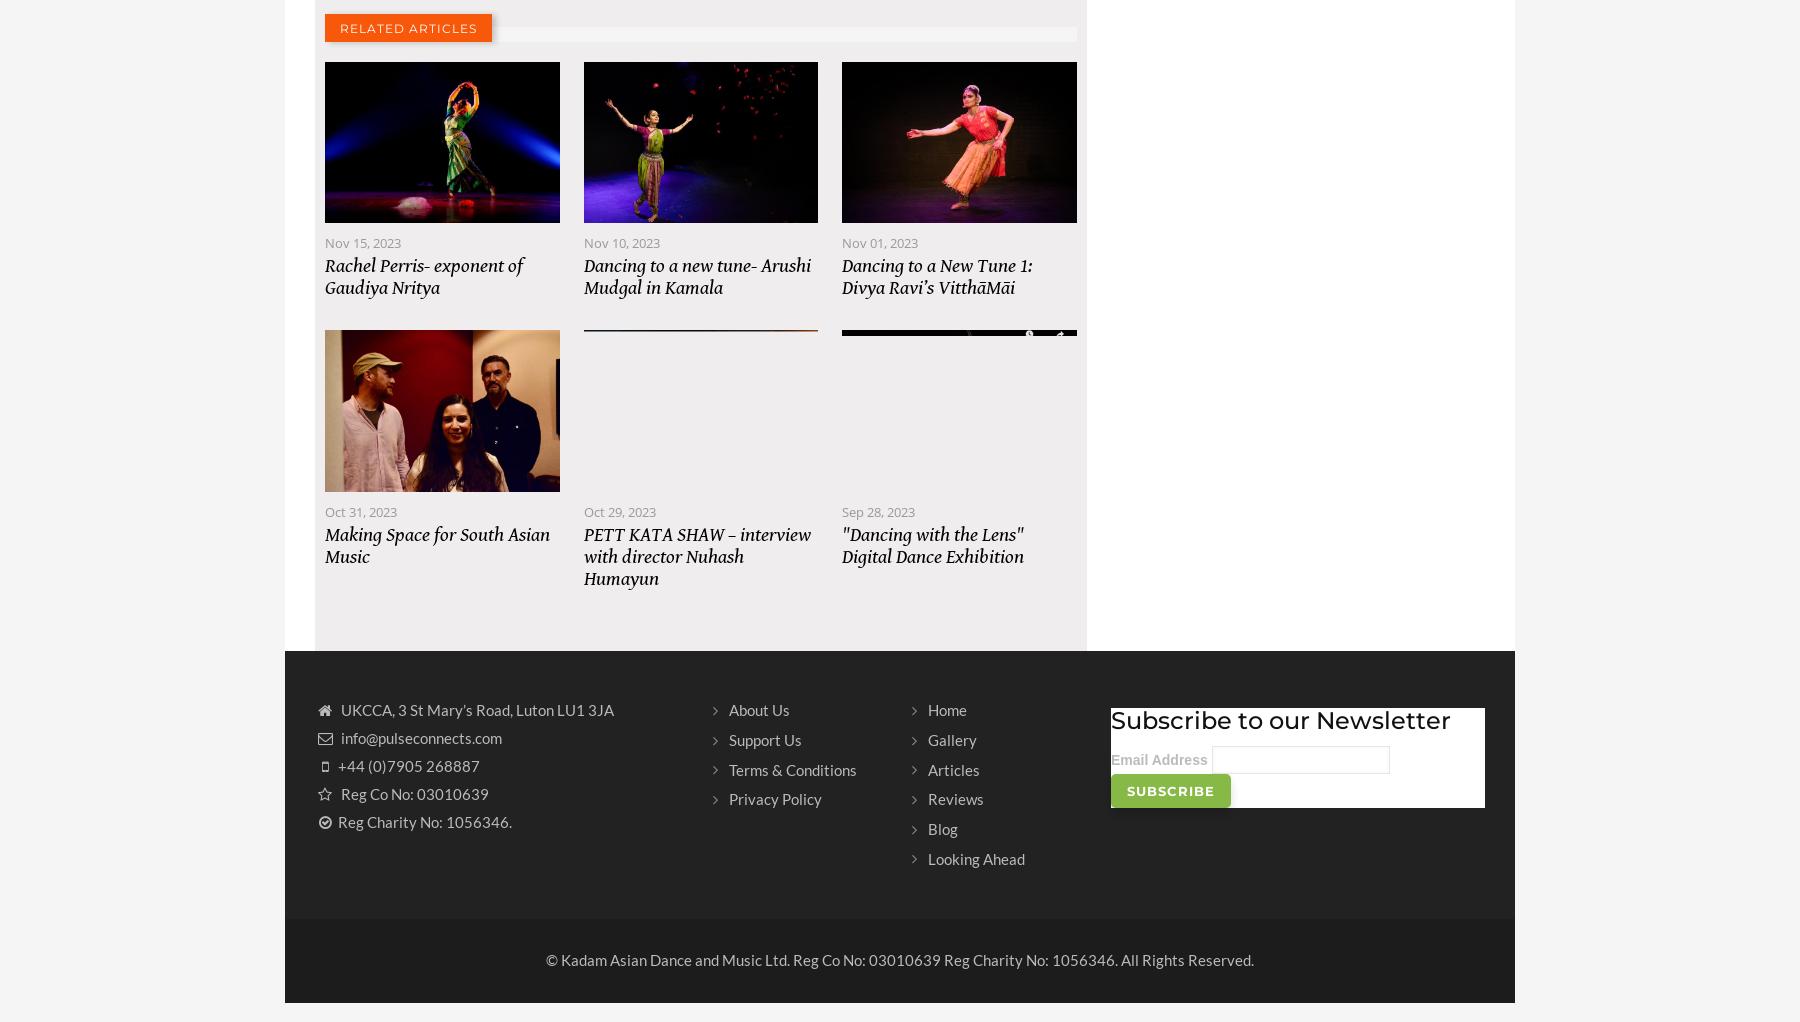 Image resolution: width=1800 pixels, height=1022 pixels. Describe the element at coordinates (842, 295) in the screenshot. I see `'Dancing to a New Tune 1: Divya Ravi’s VitthāMāi'` at that location.